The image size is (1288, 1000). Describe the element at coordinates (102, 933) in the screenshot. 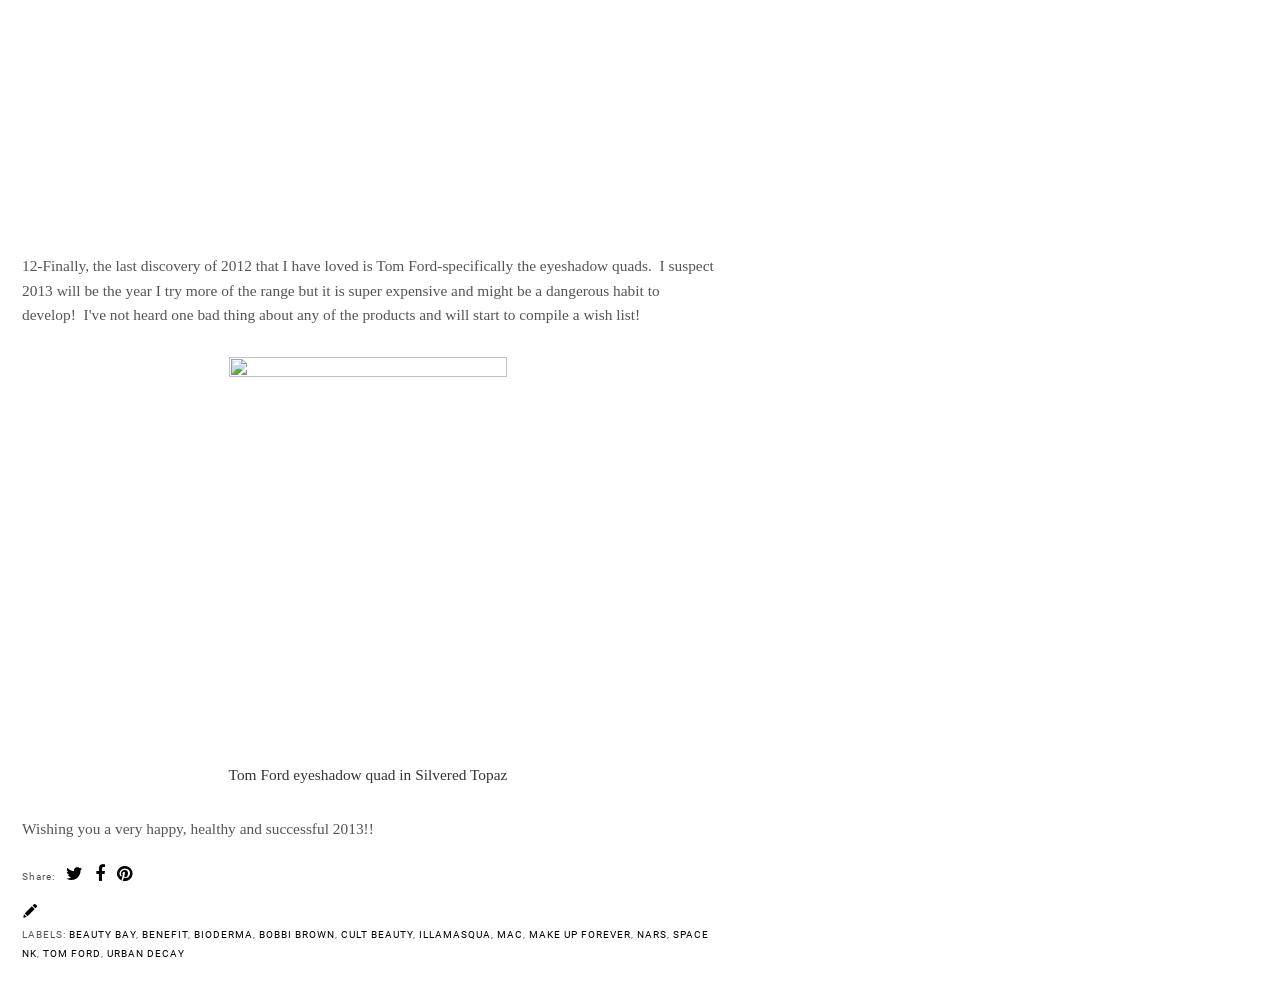

I see `'Beauty Bay'` at that location.